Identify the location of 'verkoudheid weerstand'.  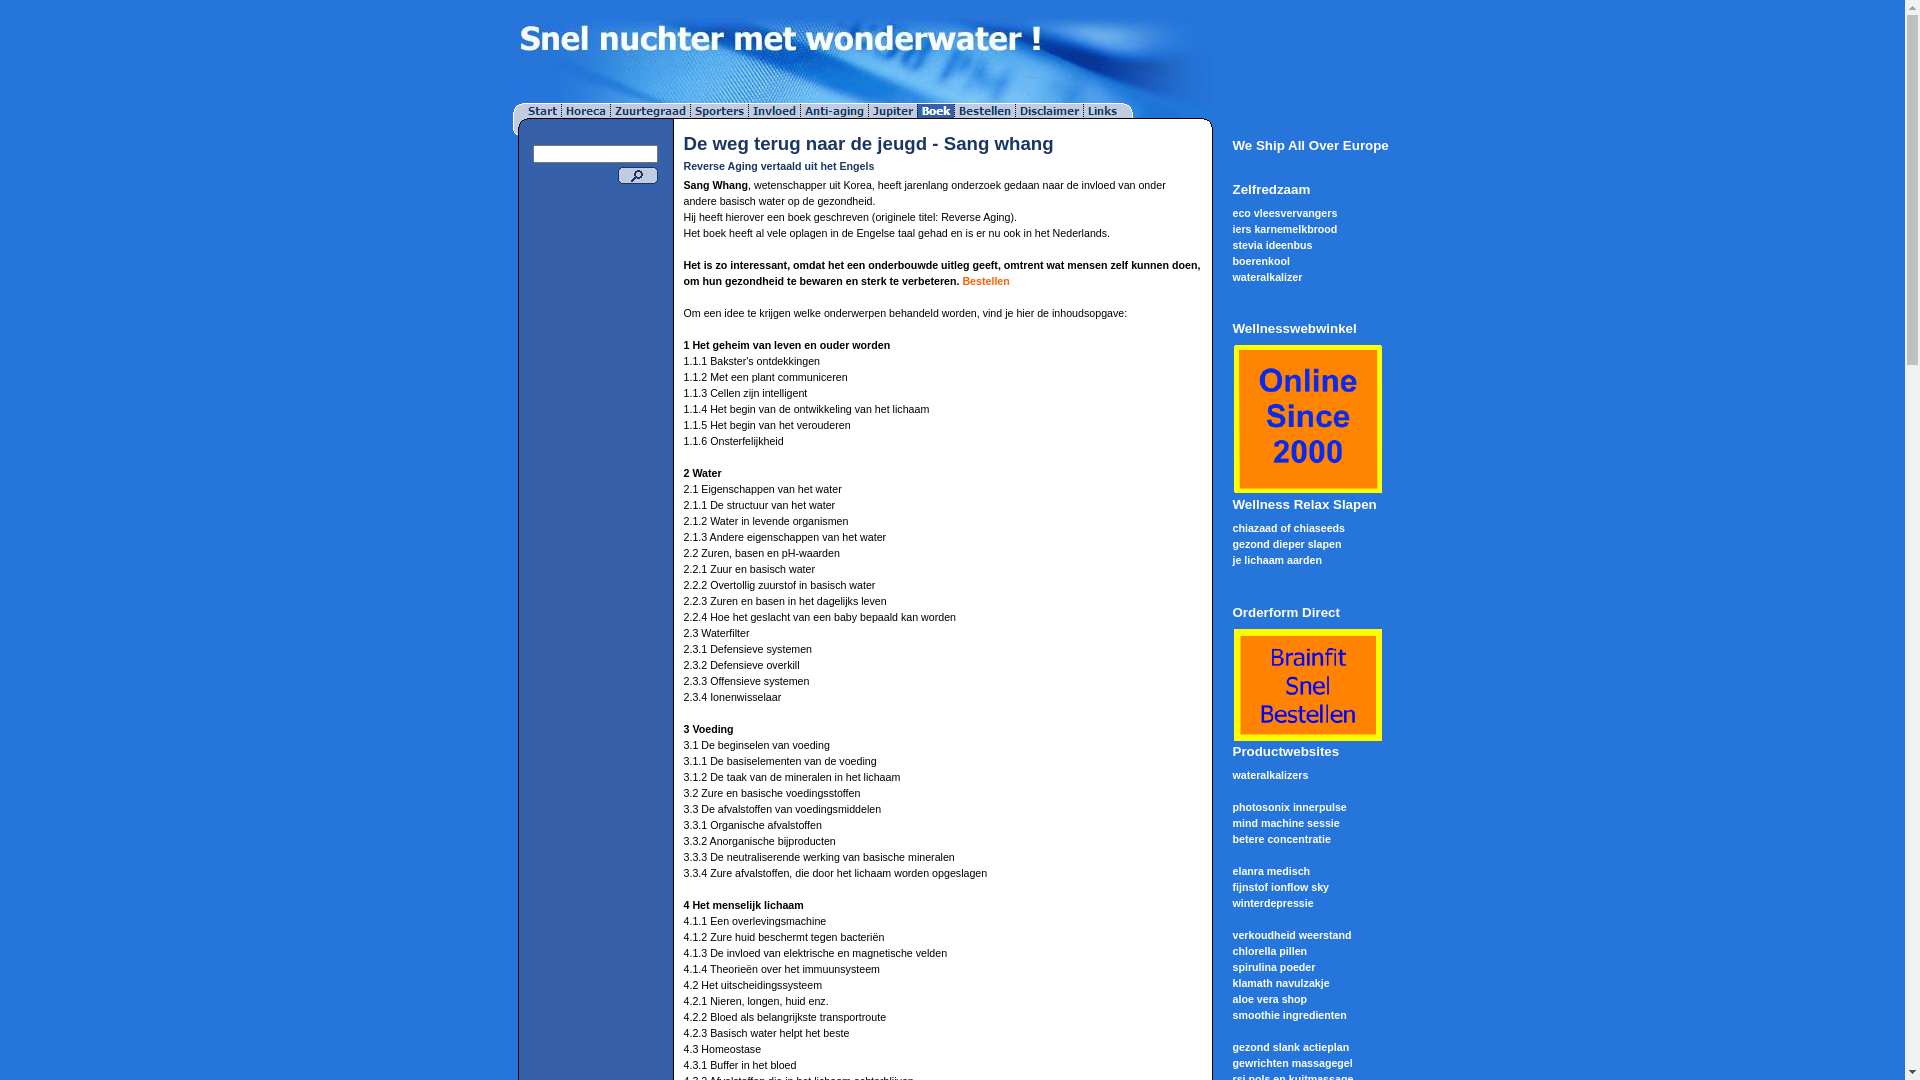
(1291, 934).